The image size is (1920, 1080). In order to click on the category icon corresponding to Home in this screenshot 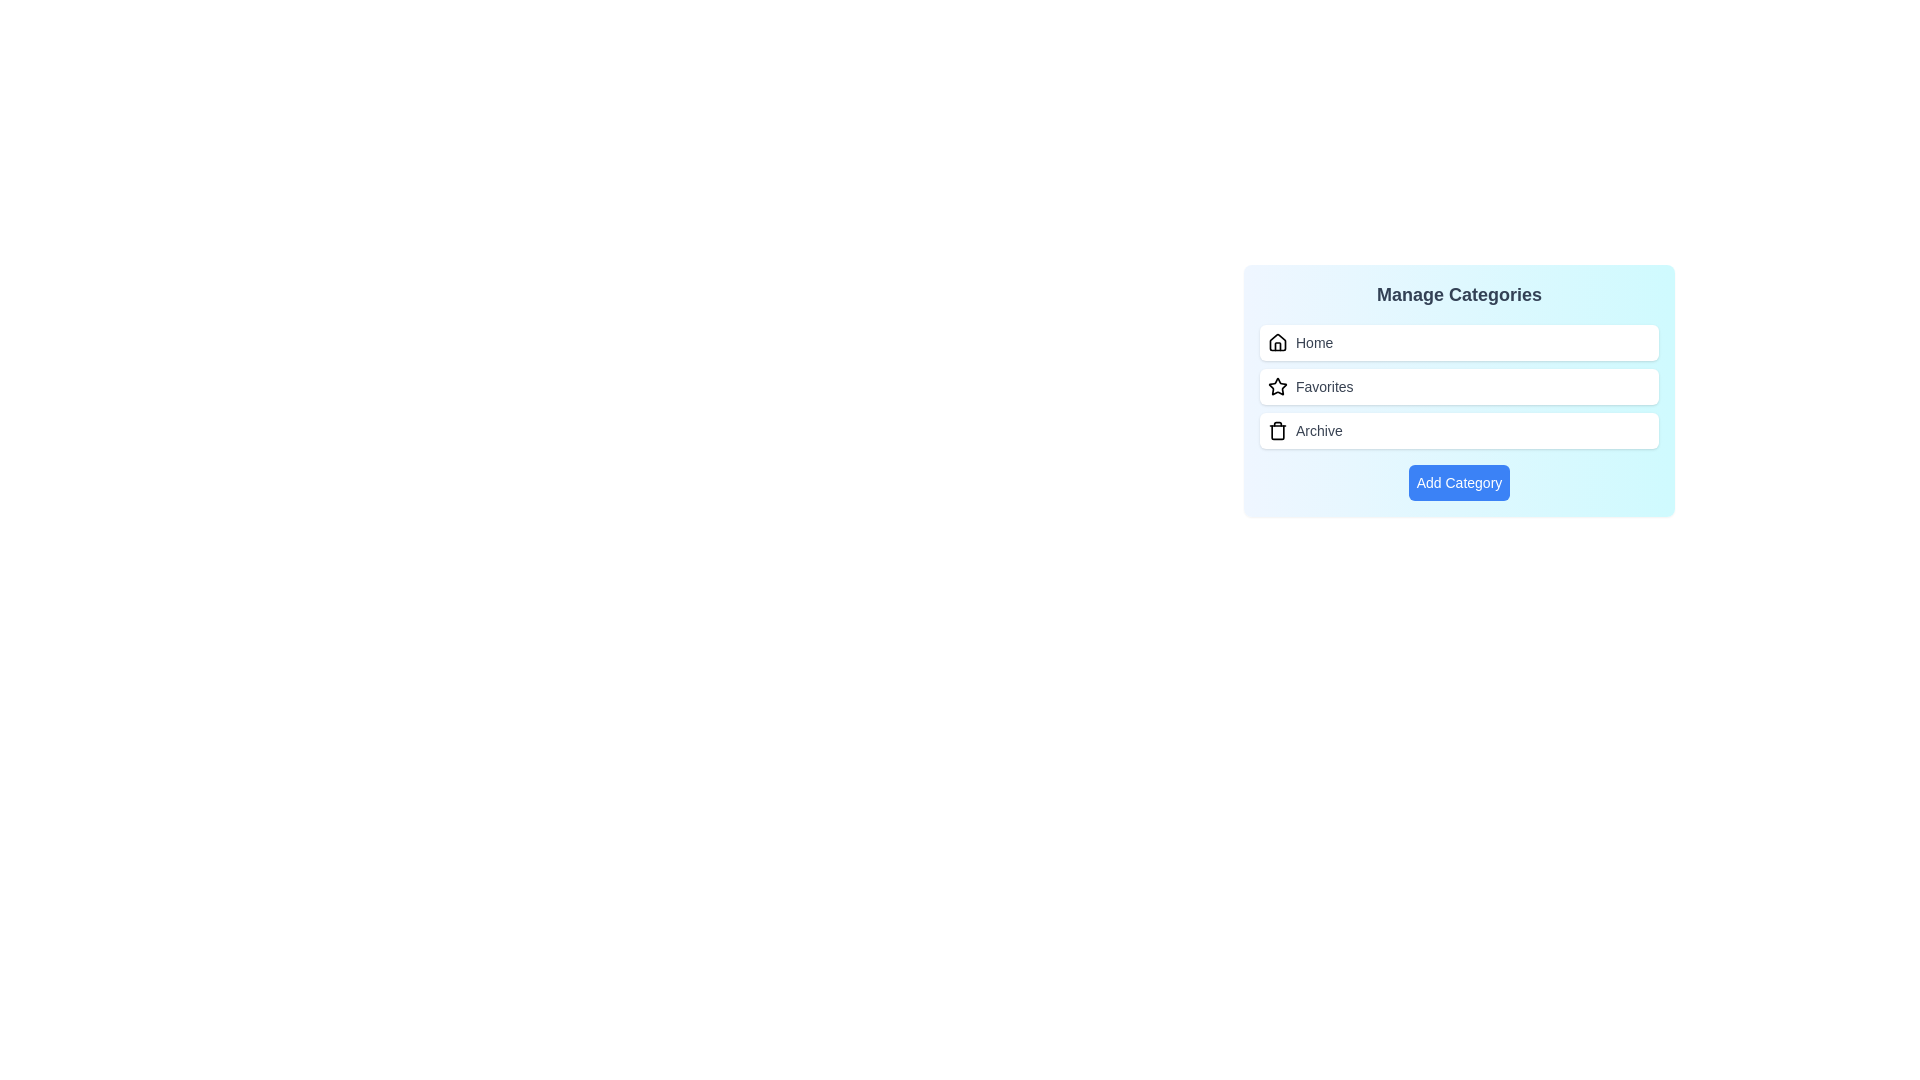, I will do `click(1276, 342)`.